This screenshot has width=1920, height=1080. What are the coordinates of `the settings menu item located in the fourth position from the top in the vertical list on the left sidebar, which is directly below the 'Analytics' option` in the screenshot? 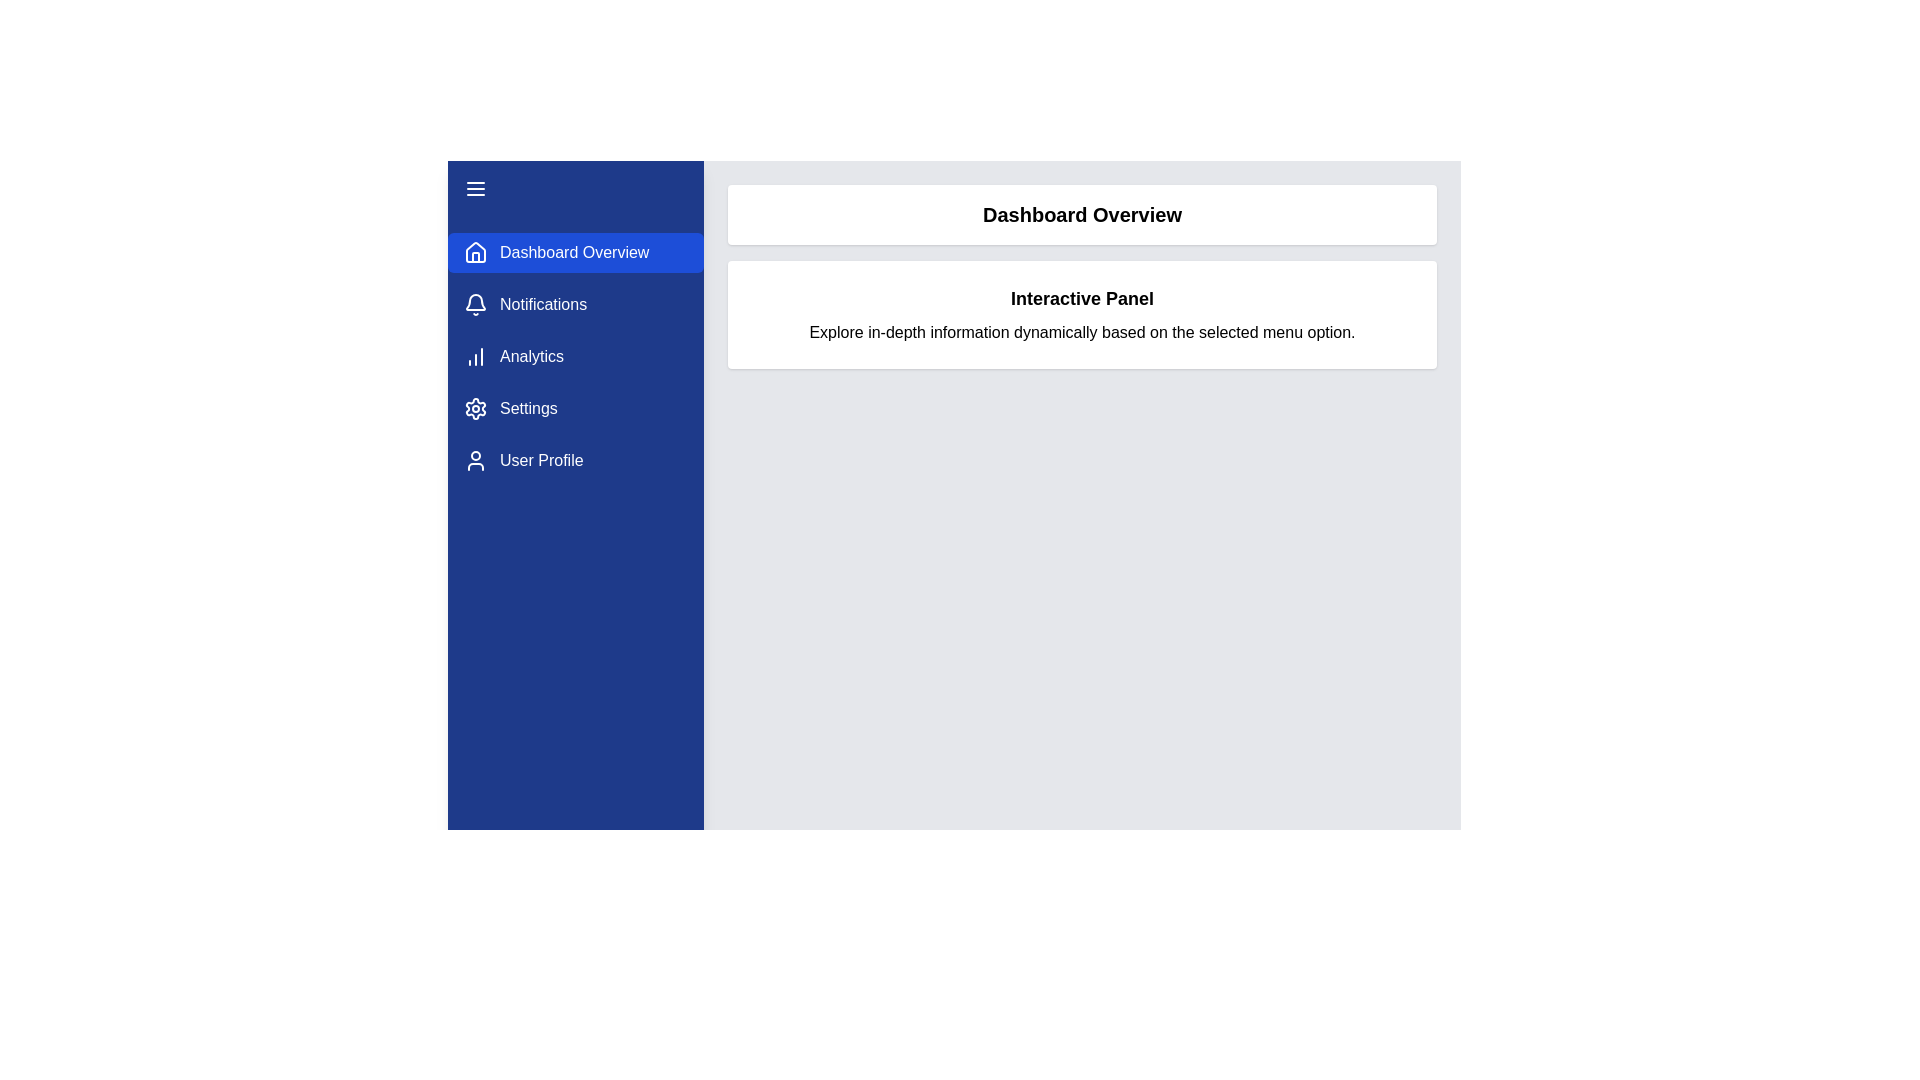 It's located at (575, 407).